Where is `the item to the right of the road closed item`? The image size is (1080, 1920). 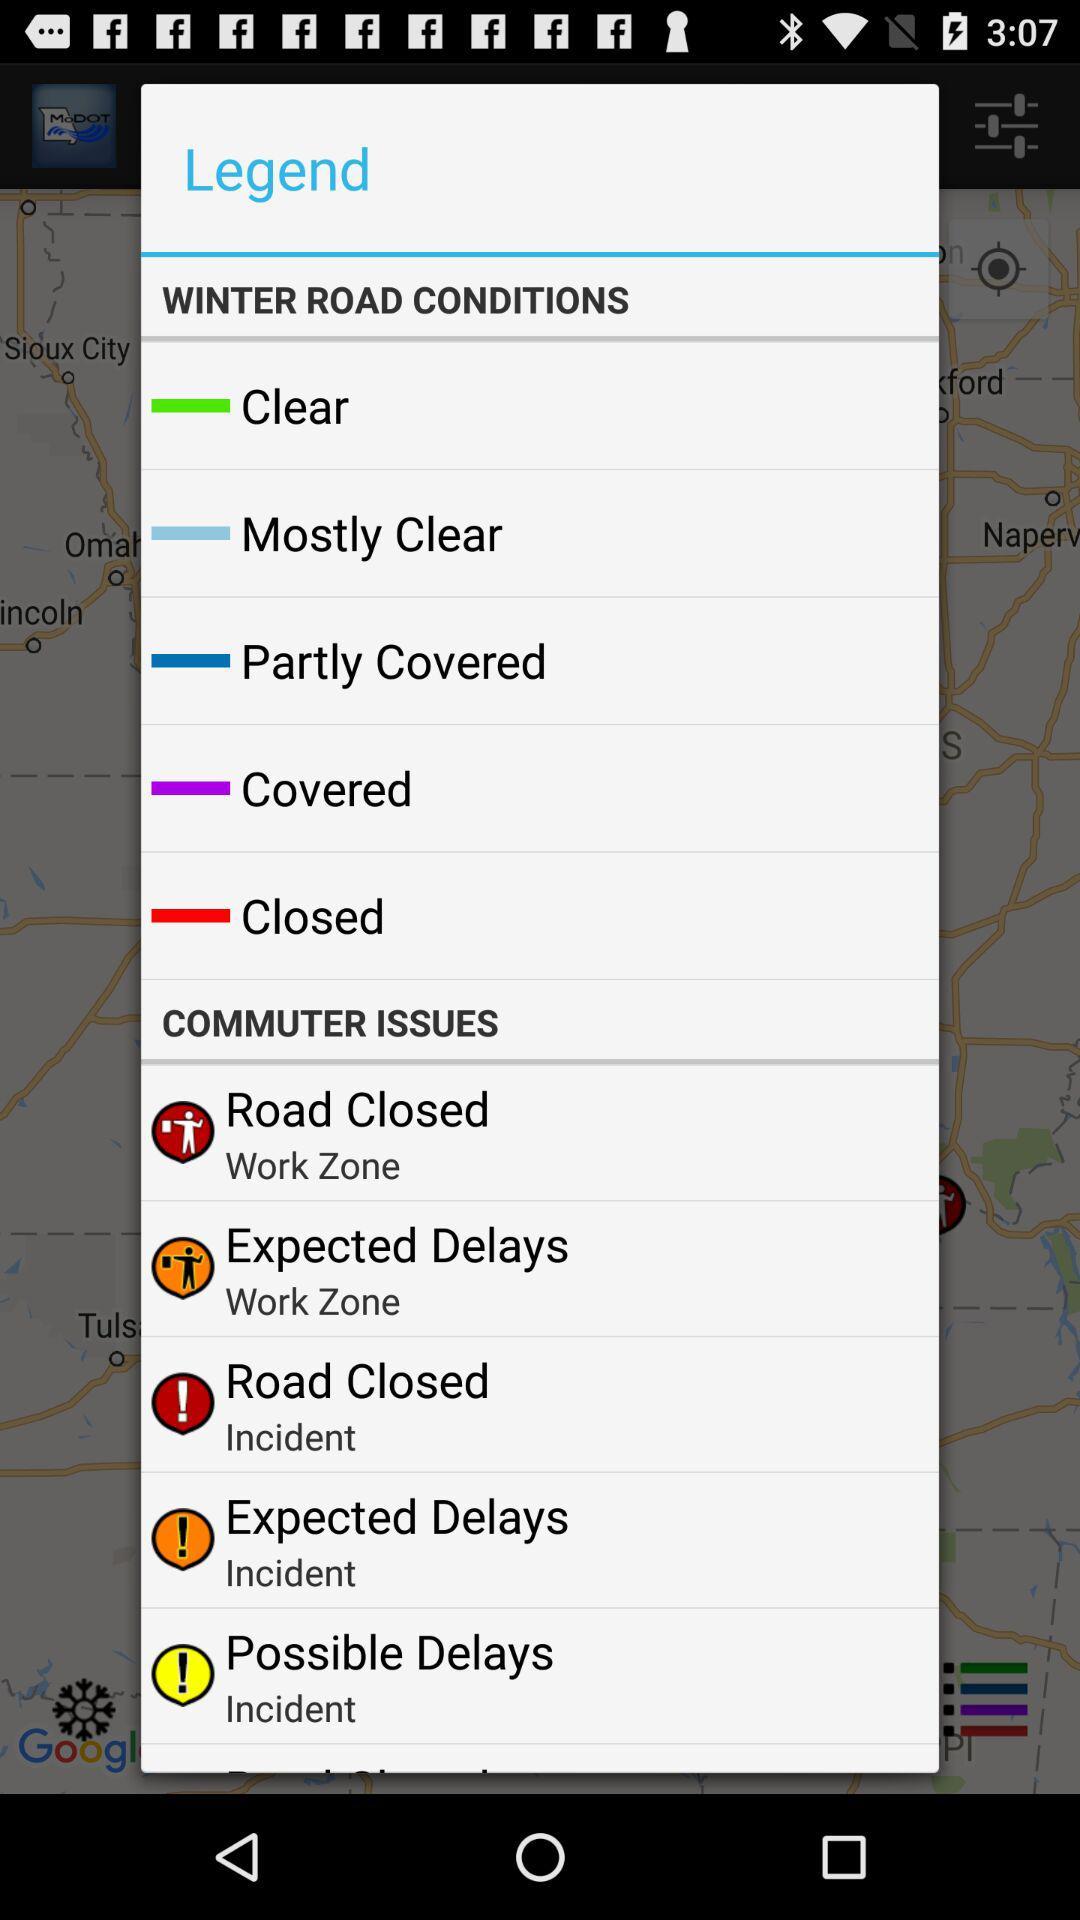
the item to the right of the road closed item is located at coordinates (874, 1765).